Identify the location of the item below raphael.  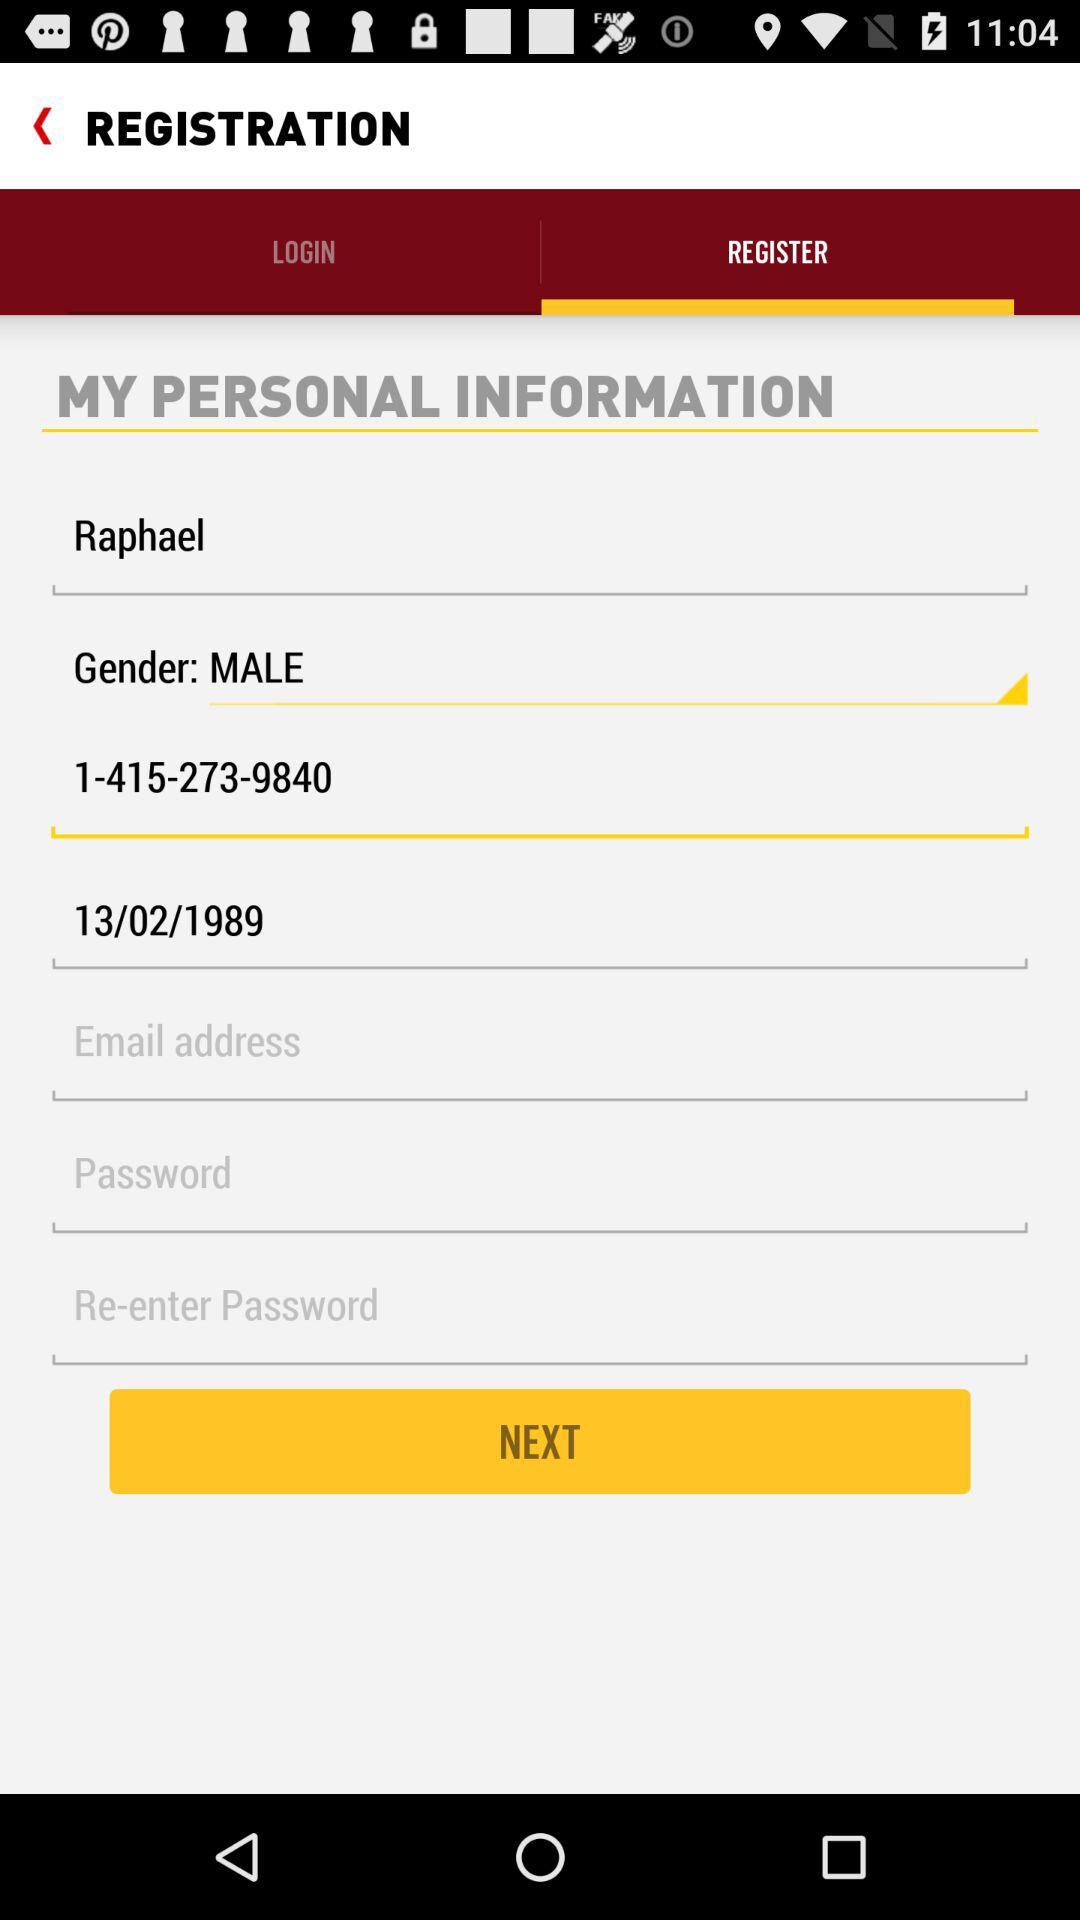
(617, 667).